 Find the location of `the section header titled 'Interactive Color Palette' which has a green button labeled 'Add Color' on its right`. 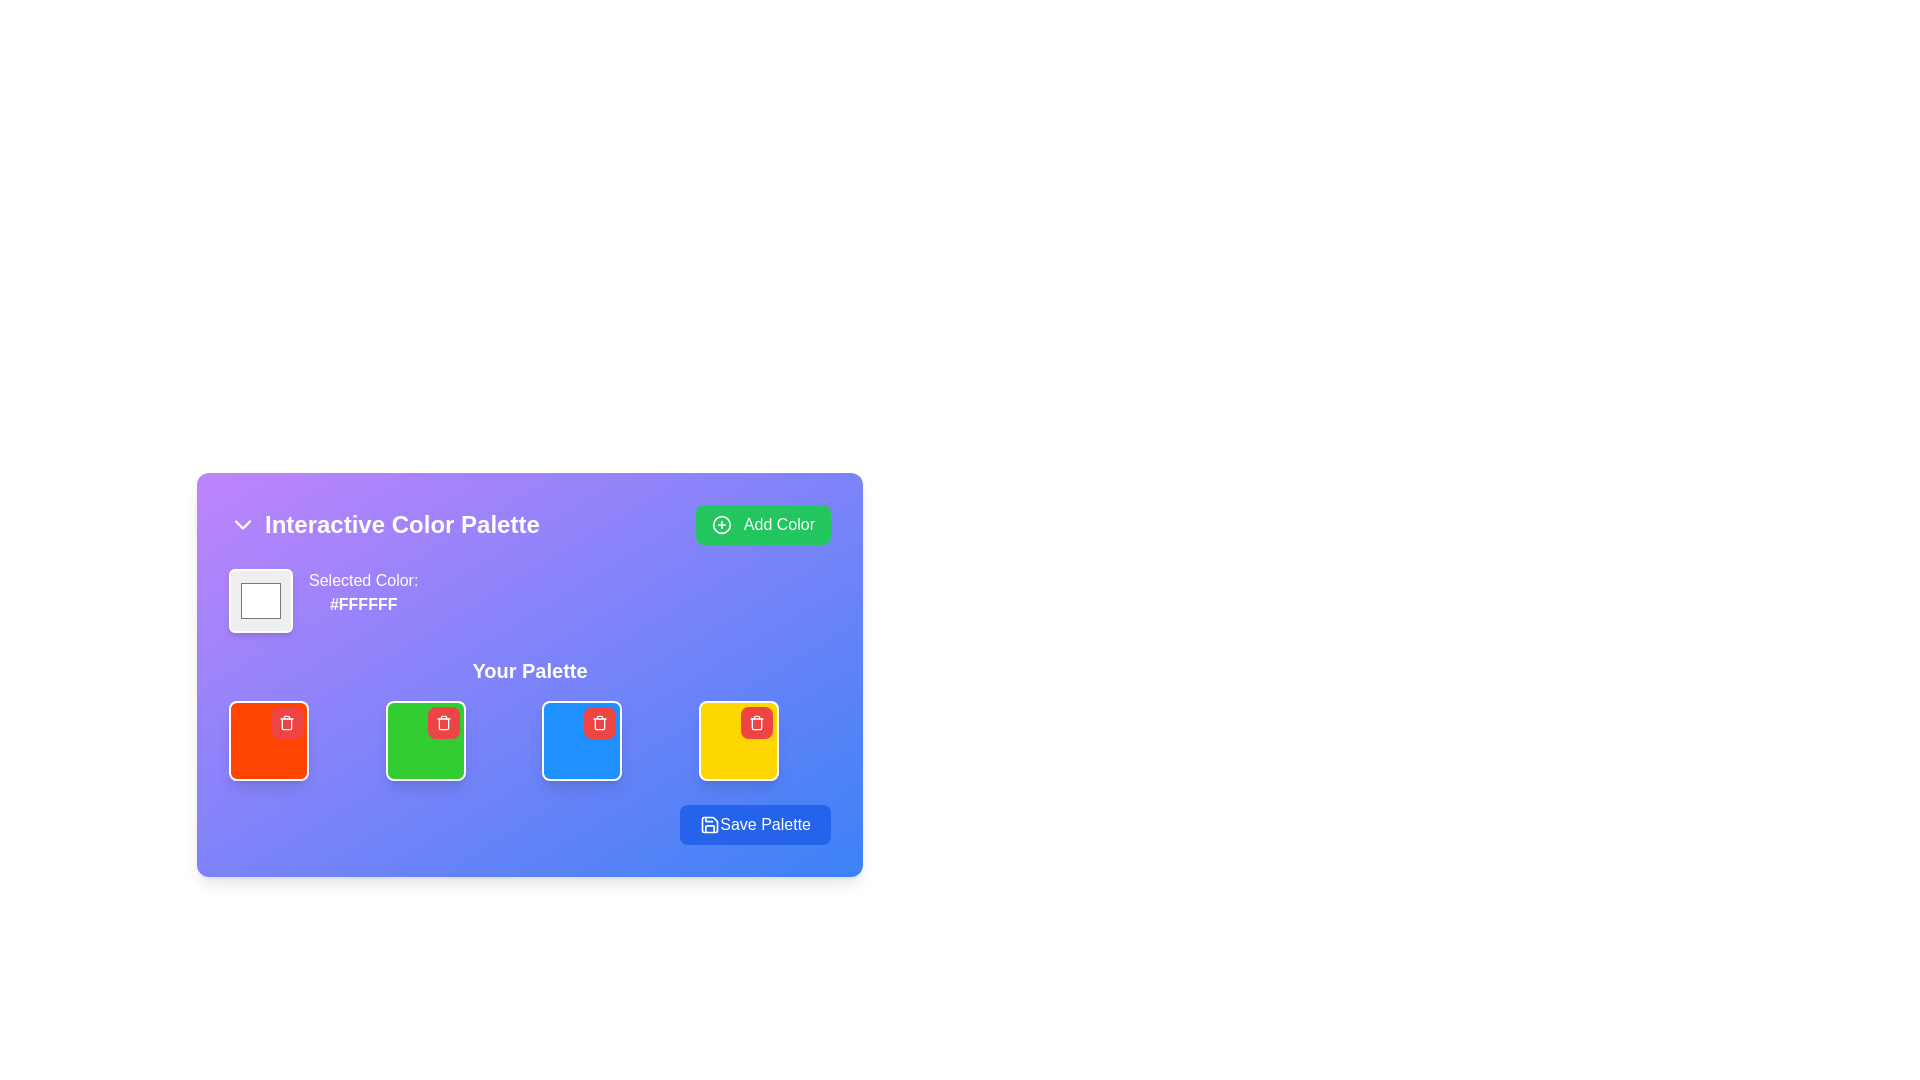

the section header titled 'Interactive Color Palette' which has a green button labeled 'Add Color' on its right is located at coordinates (529, 523).